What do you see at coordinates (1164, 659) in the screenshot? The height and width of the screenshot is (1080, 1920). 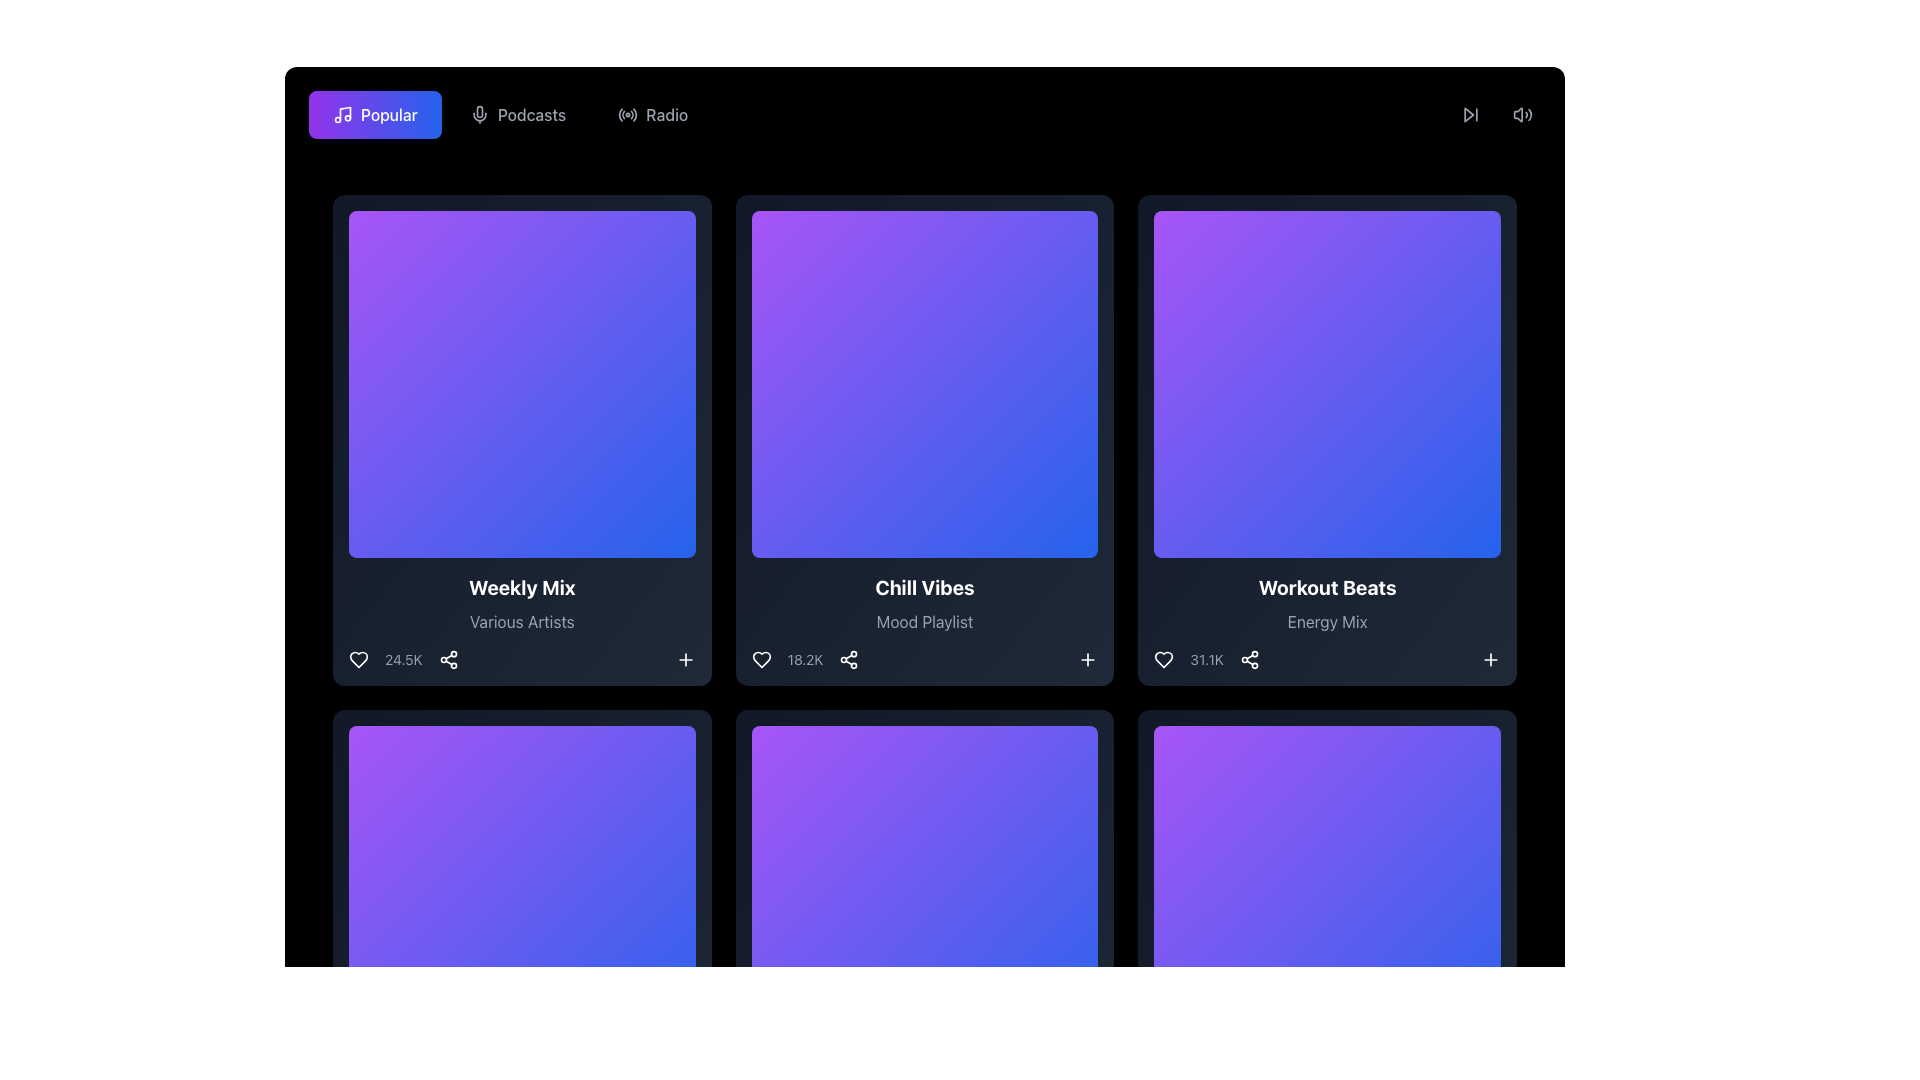 I see `the heart icon located at the bottom-left corner of the 'Workout Beats' card to like or favorite the item` at bounding box center [1164, 659].